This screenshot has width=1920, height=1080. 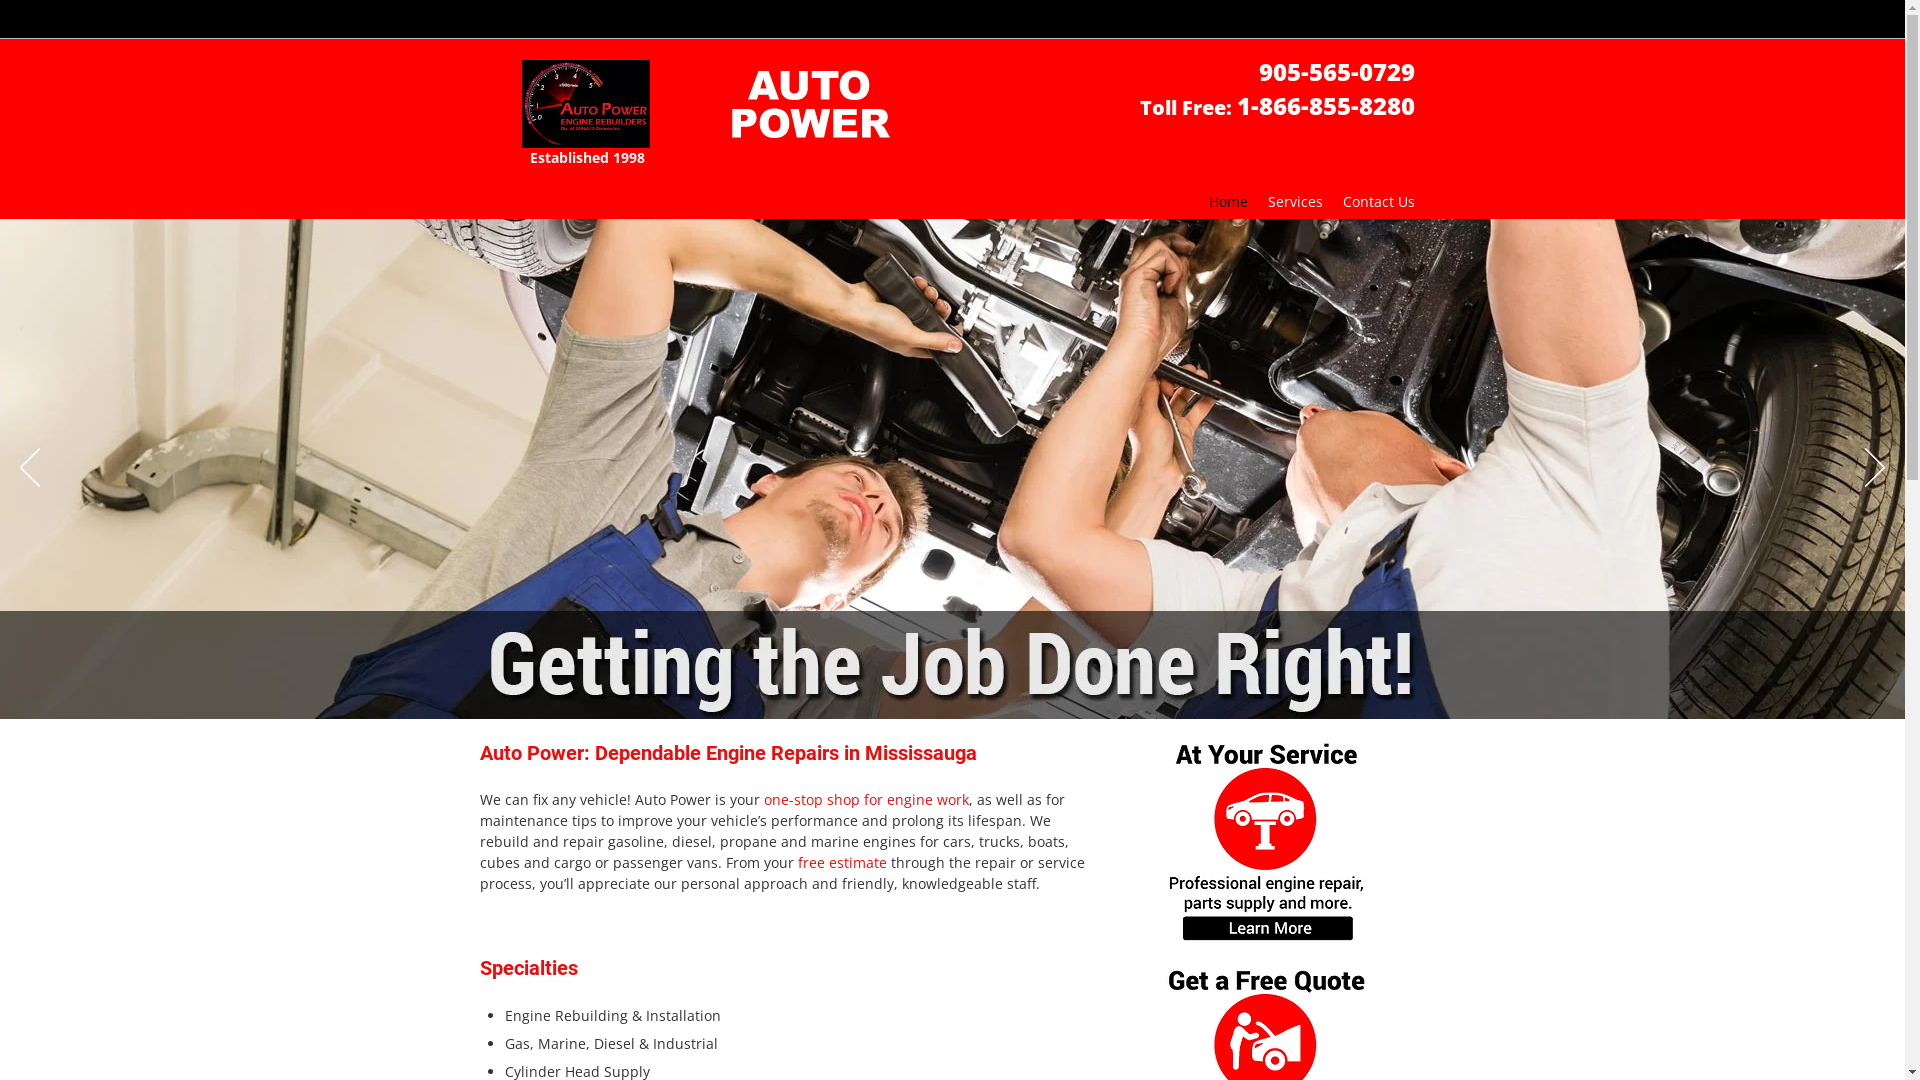 I want to click on 'one-stop shop for engine work', so click(x=866, y=800).